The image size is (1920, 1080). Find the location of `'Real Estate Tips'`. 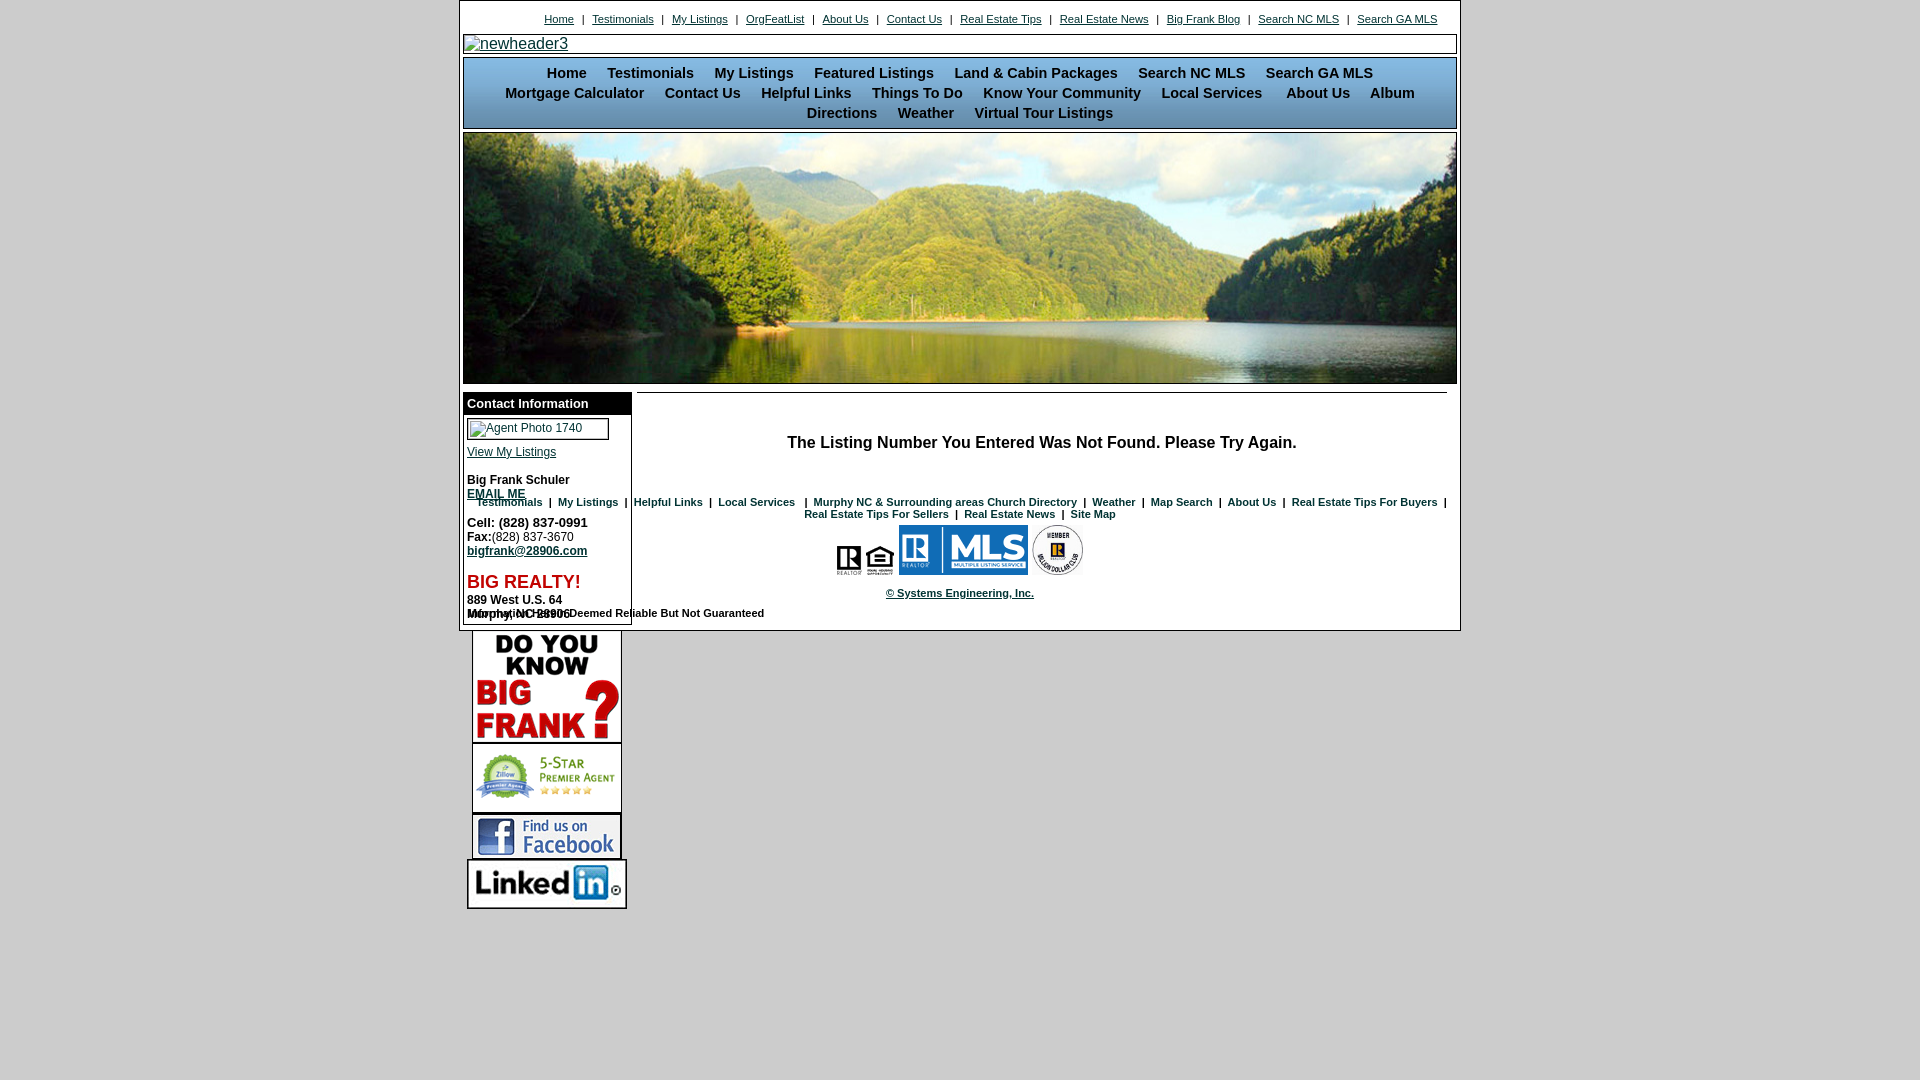

'Real Estate Tips' is located at coordinates (1001, 19).